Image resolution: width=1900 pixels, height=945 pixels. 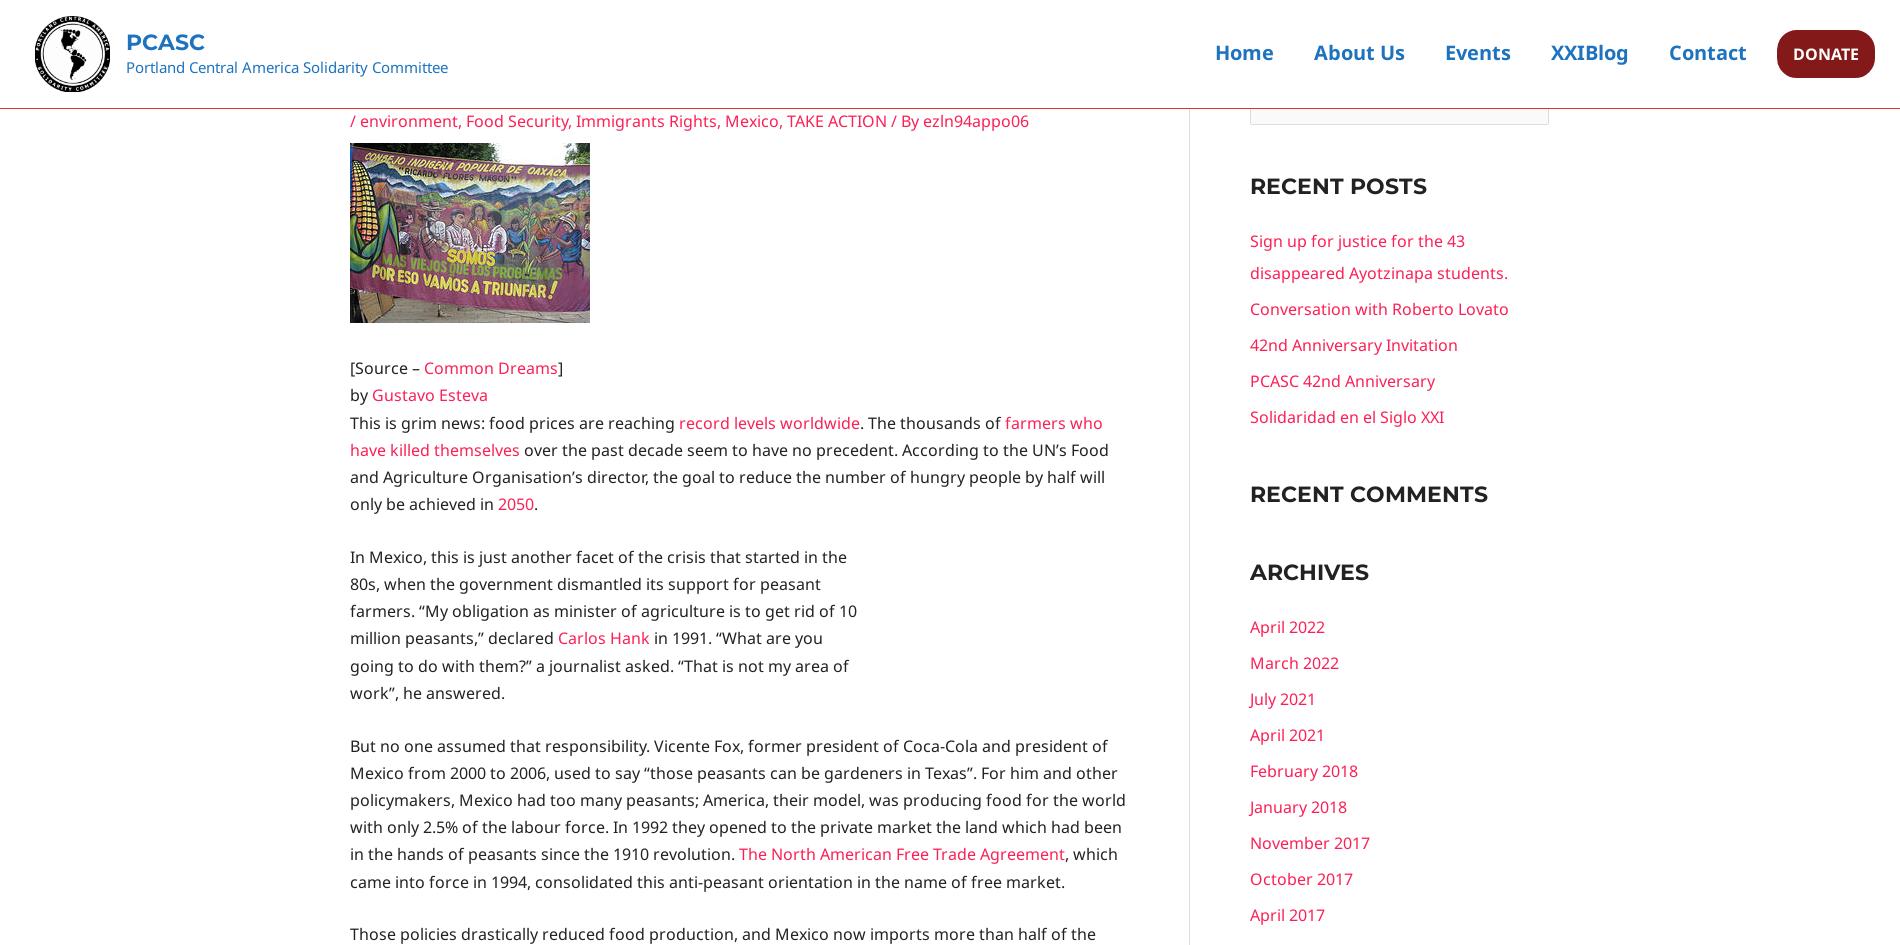 What do you see at coordinates (428, 394) in the screenshot?
I see `'Gustavo Esteva'` at bounding box center [428, 394].